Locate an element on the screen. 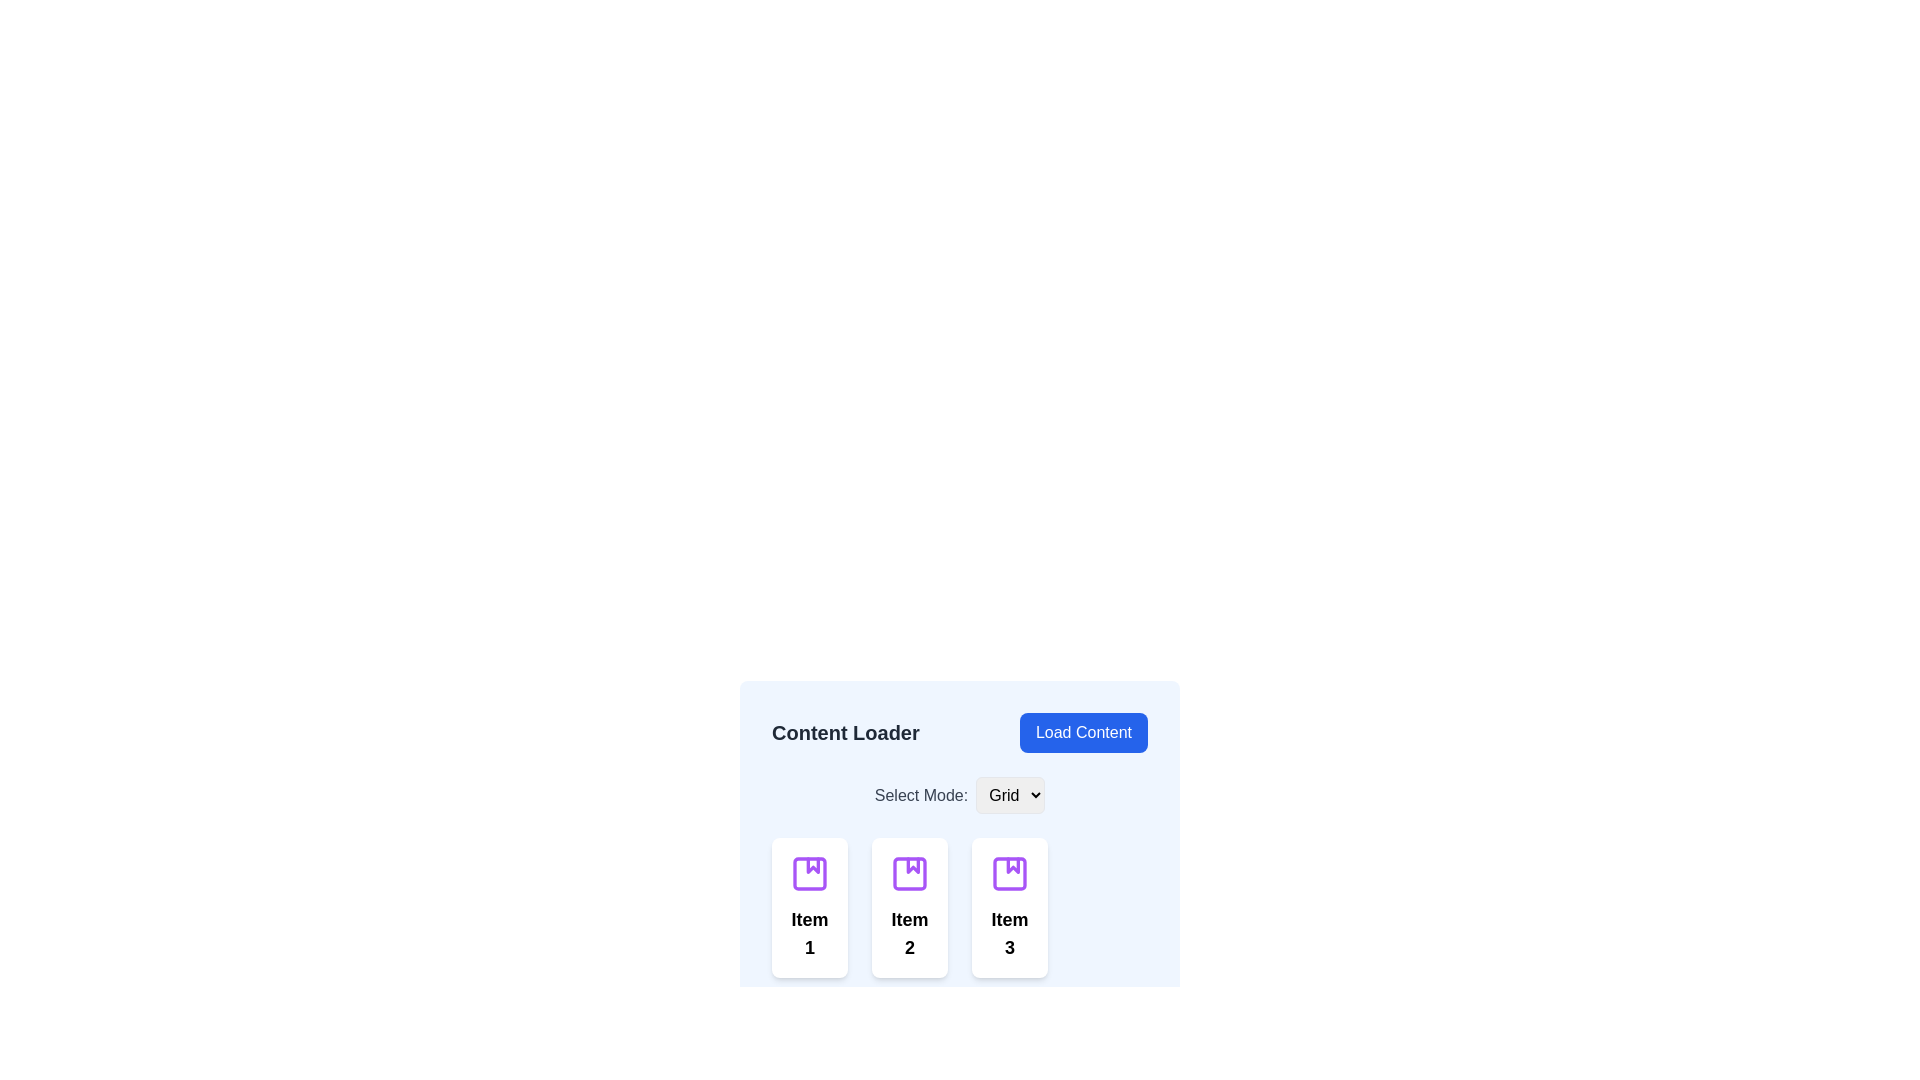  the blue rectangular button with rounded corners labeled 'Load Content' is located at coordinates (1083, 732).